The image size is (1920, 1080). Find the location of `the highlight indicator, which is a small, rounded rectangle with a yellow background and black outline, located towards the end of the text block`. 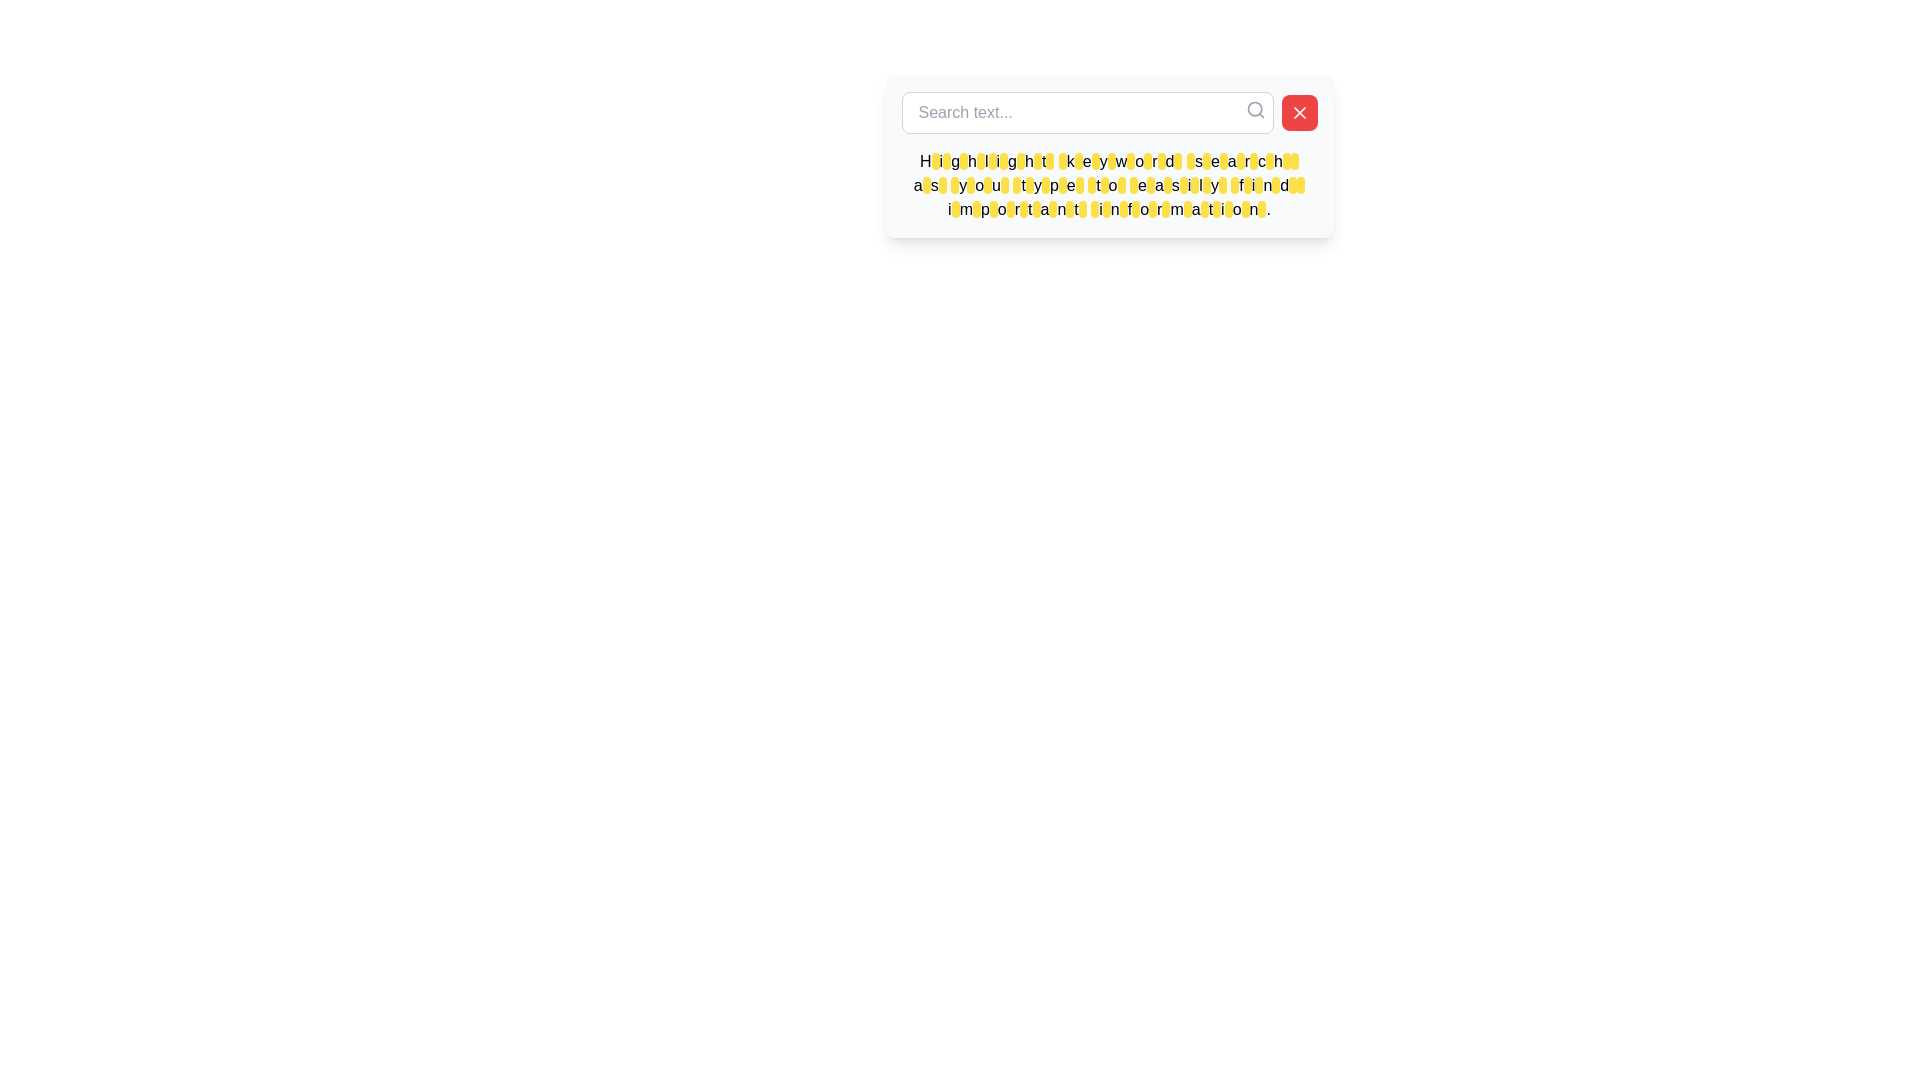

the highlight indicator, which is a small, rounded rectangle with a yellow background and black outline, located towards the end of the text block is located at coordinates (1261, 209).